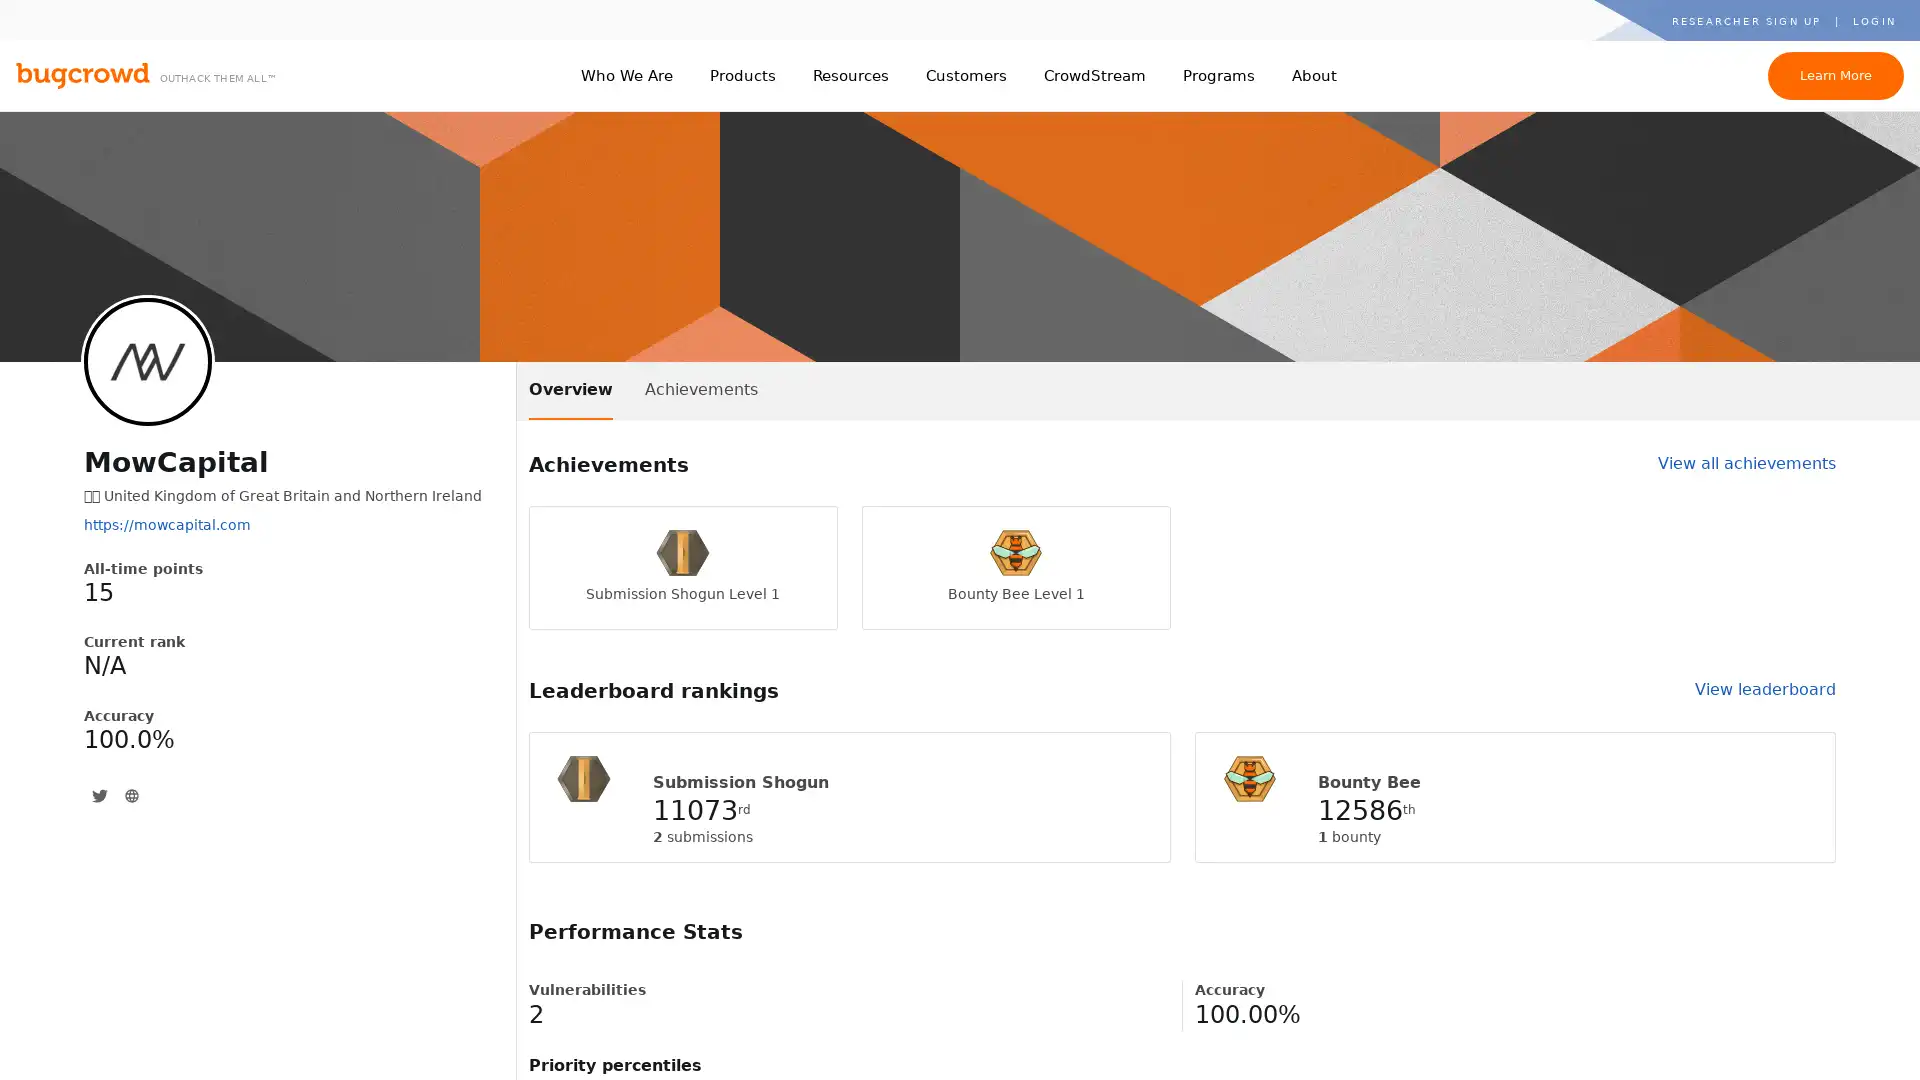 The width and height of the screenshot is (1920, 1080). Describe the element at coordinates (1015, 567) in the screenshot. I see `Bounty Bee Level 1 Bounty Bee Level 1` at that location.